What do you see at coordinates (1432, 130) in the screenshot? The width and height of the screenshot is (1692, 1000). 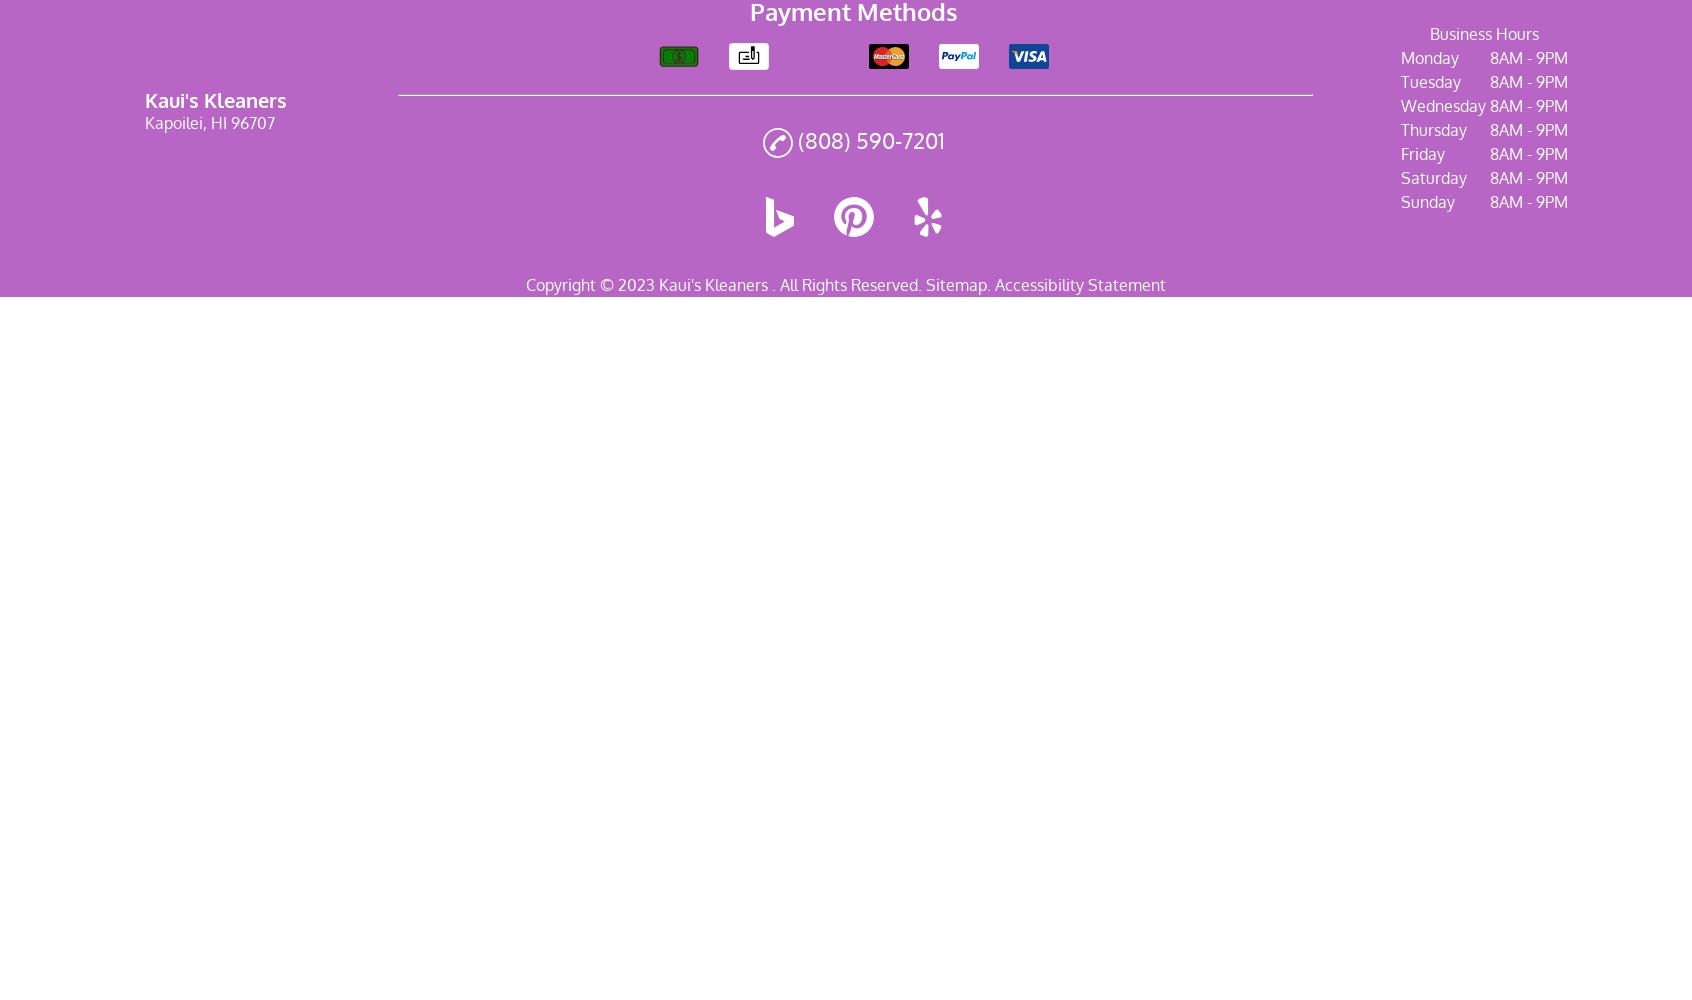 I see `'Thursday'` at bounding box center [1432, 130].